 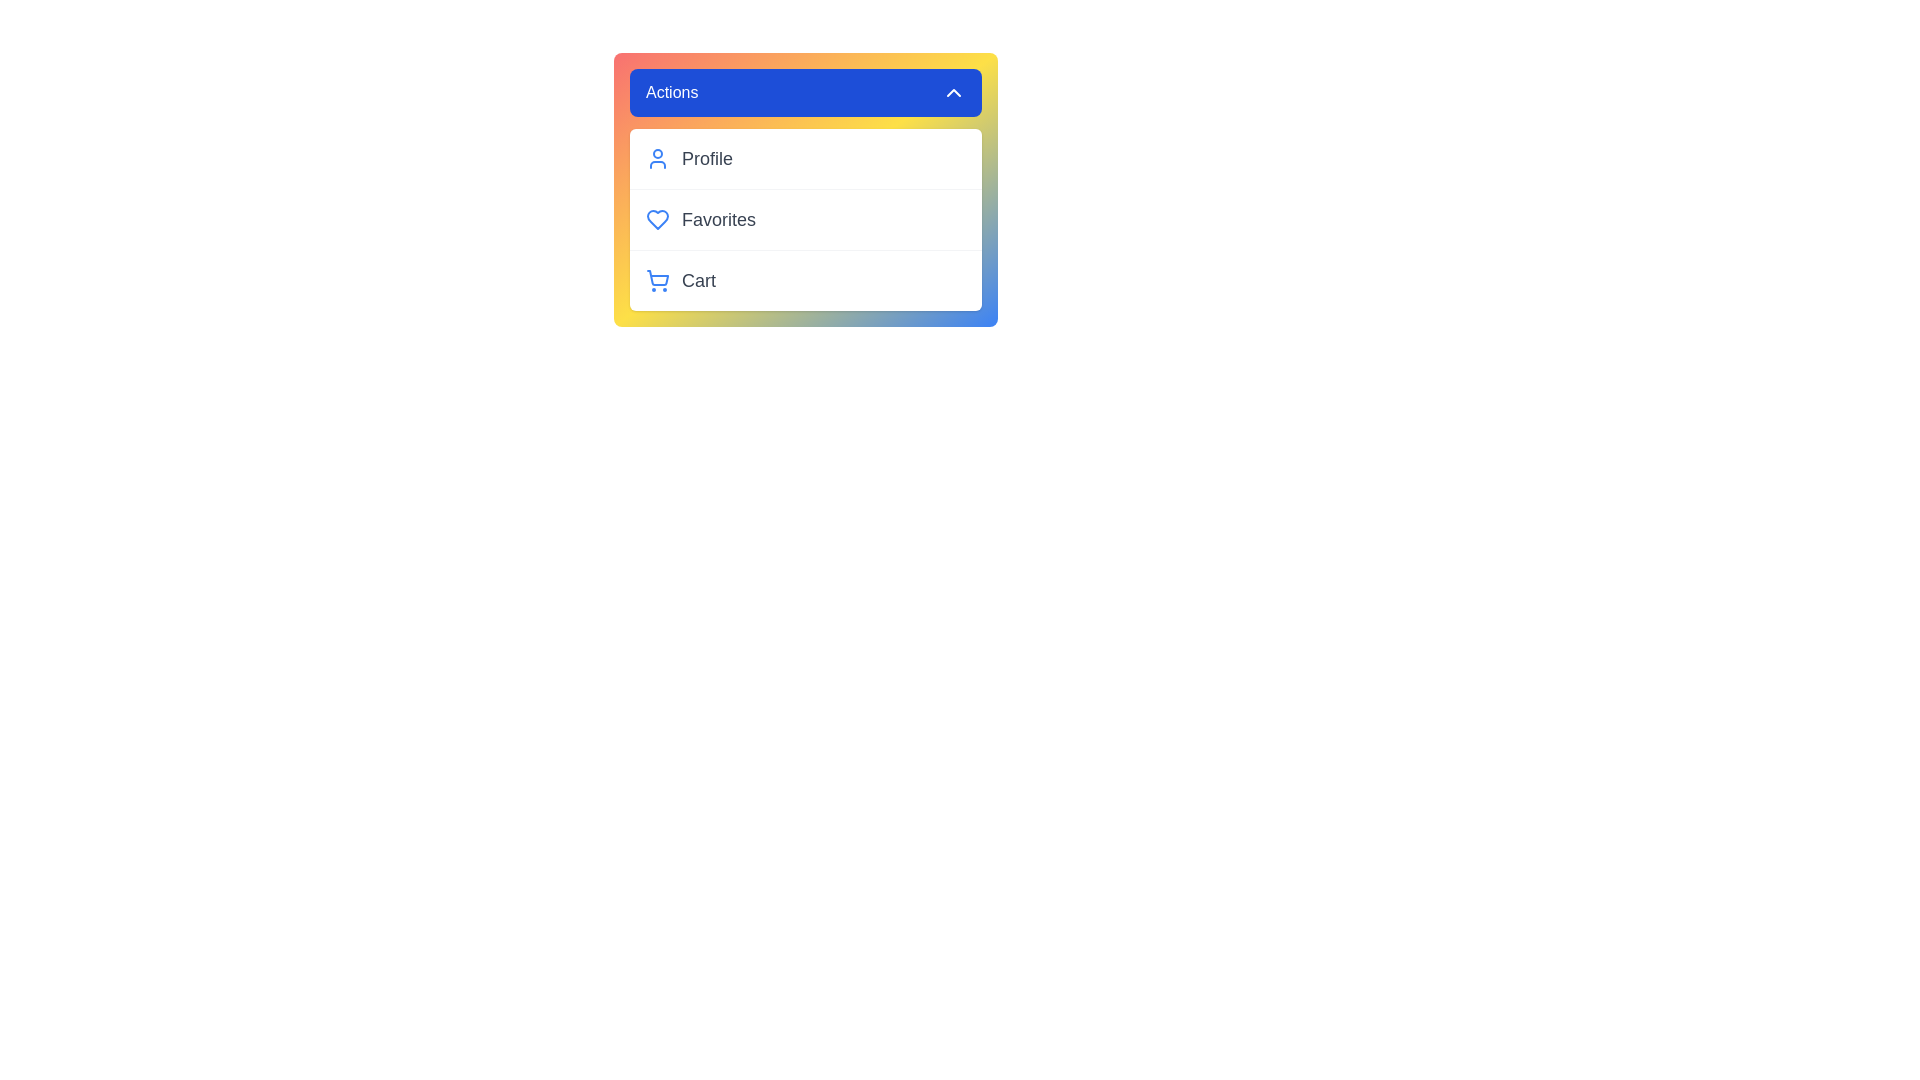 What do you see at coordinates (806, 157) in the screenshot?
I see `the first option in the 'Actions' section of the navigation menu` at bounding box center [806, 157].